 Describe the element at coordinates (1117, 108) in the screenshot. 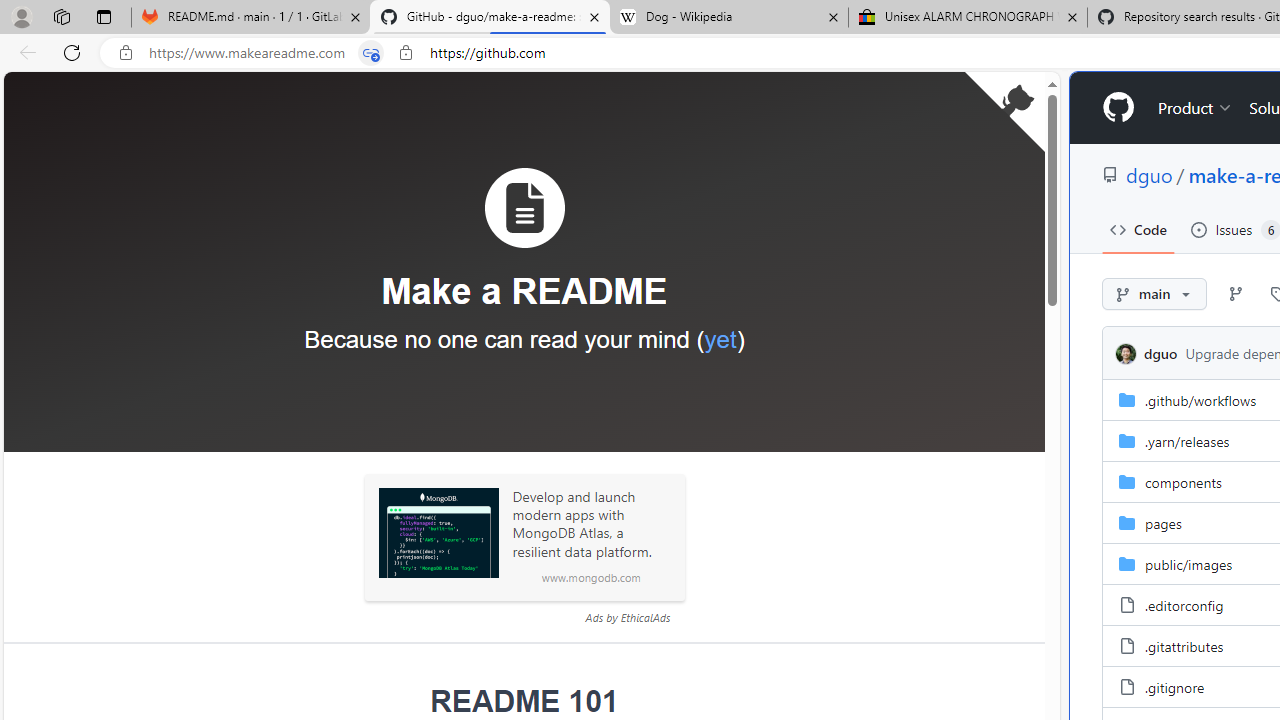

I see `'Homepage'` at that location.